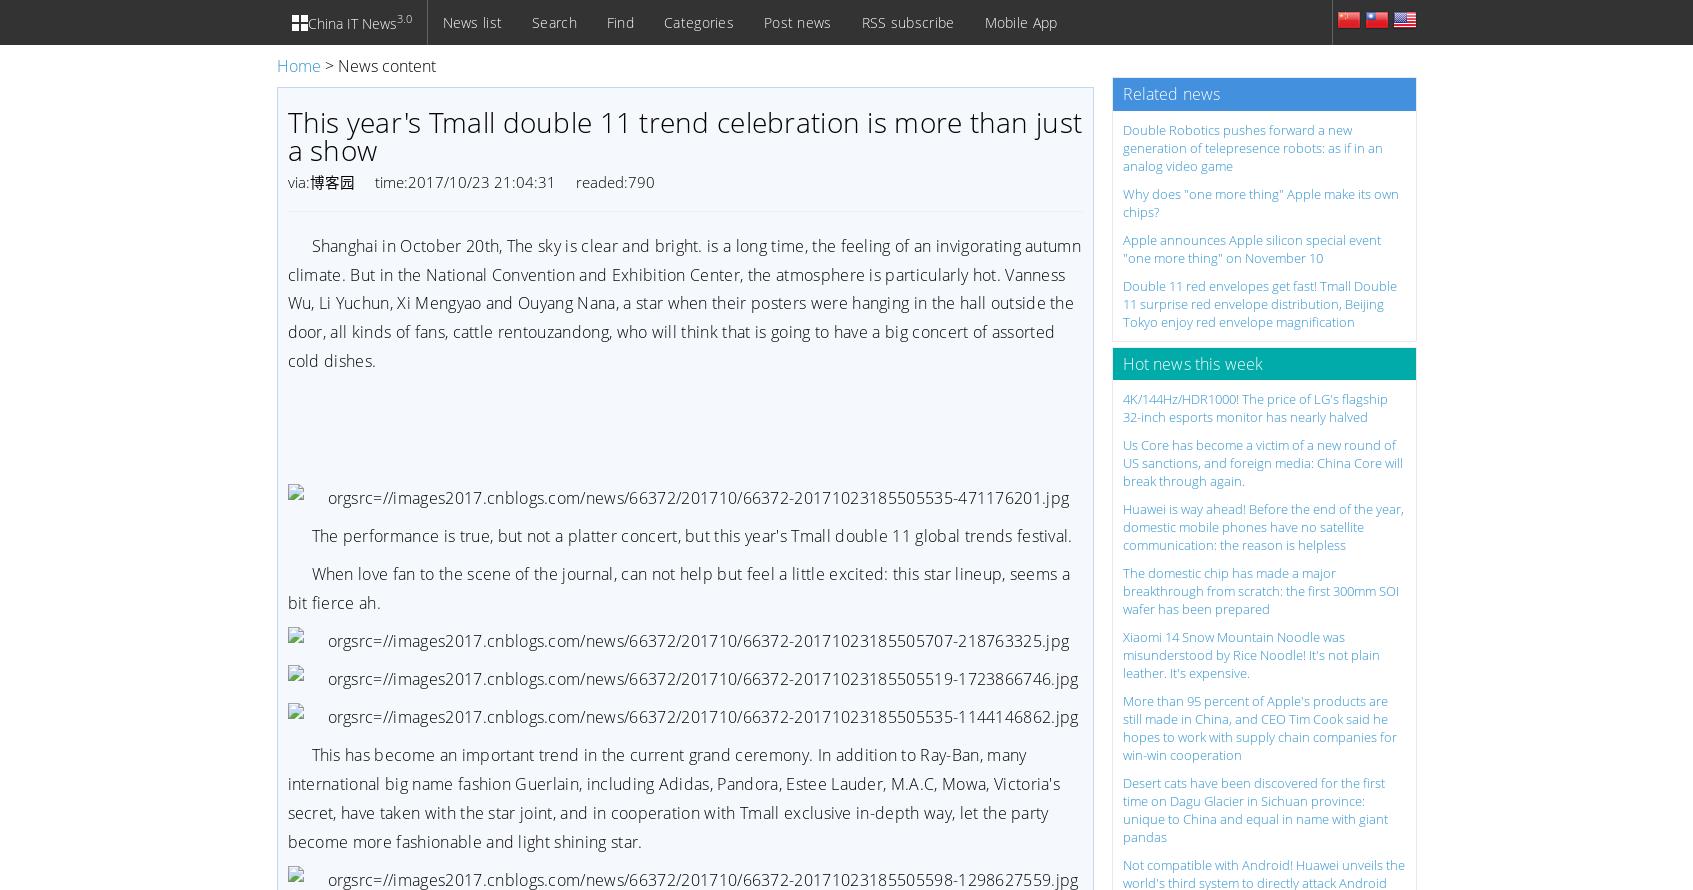 This screenshot has width=1693, height=890. What do you see at coordinates (285, 797) in the screenshot?
I see `'This has become an important trend in the current grand ceremony. In addition to Ray-Ban, many international big name fashion Guerlain, including Adidas, Pandora, Estee Lauder, M.A.C, Mowa, Victoria's secret, have taken with the star joint, and in cooperation with Tmall exclusive in-depth way, let the party become more fashionable and light shining star.'` at bounding box center [285, 797].